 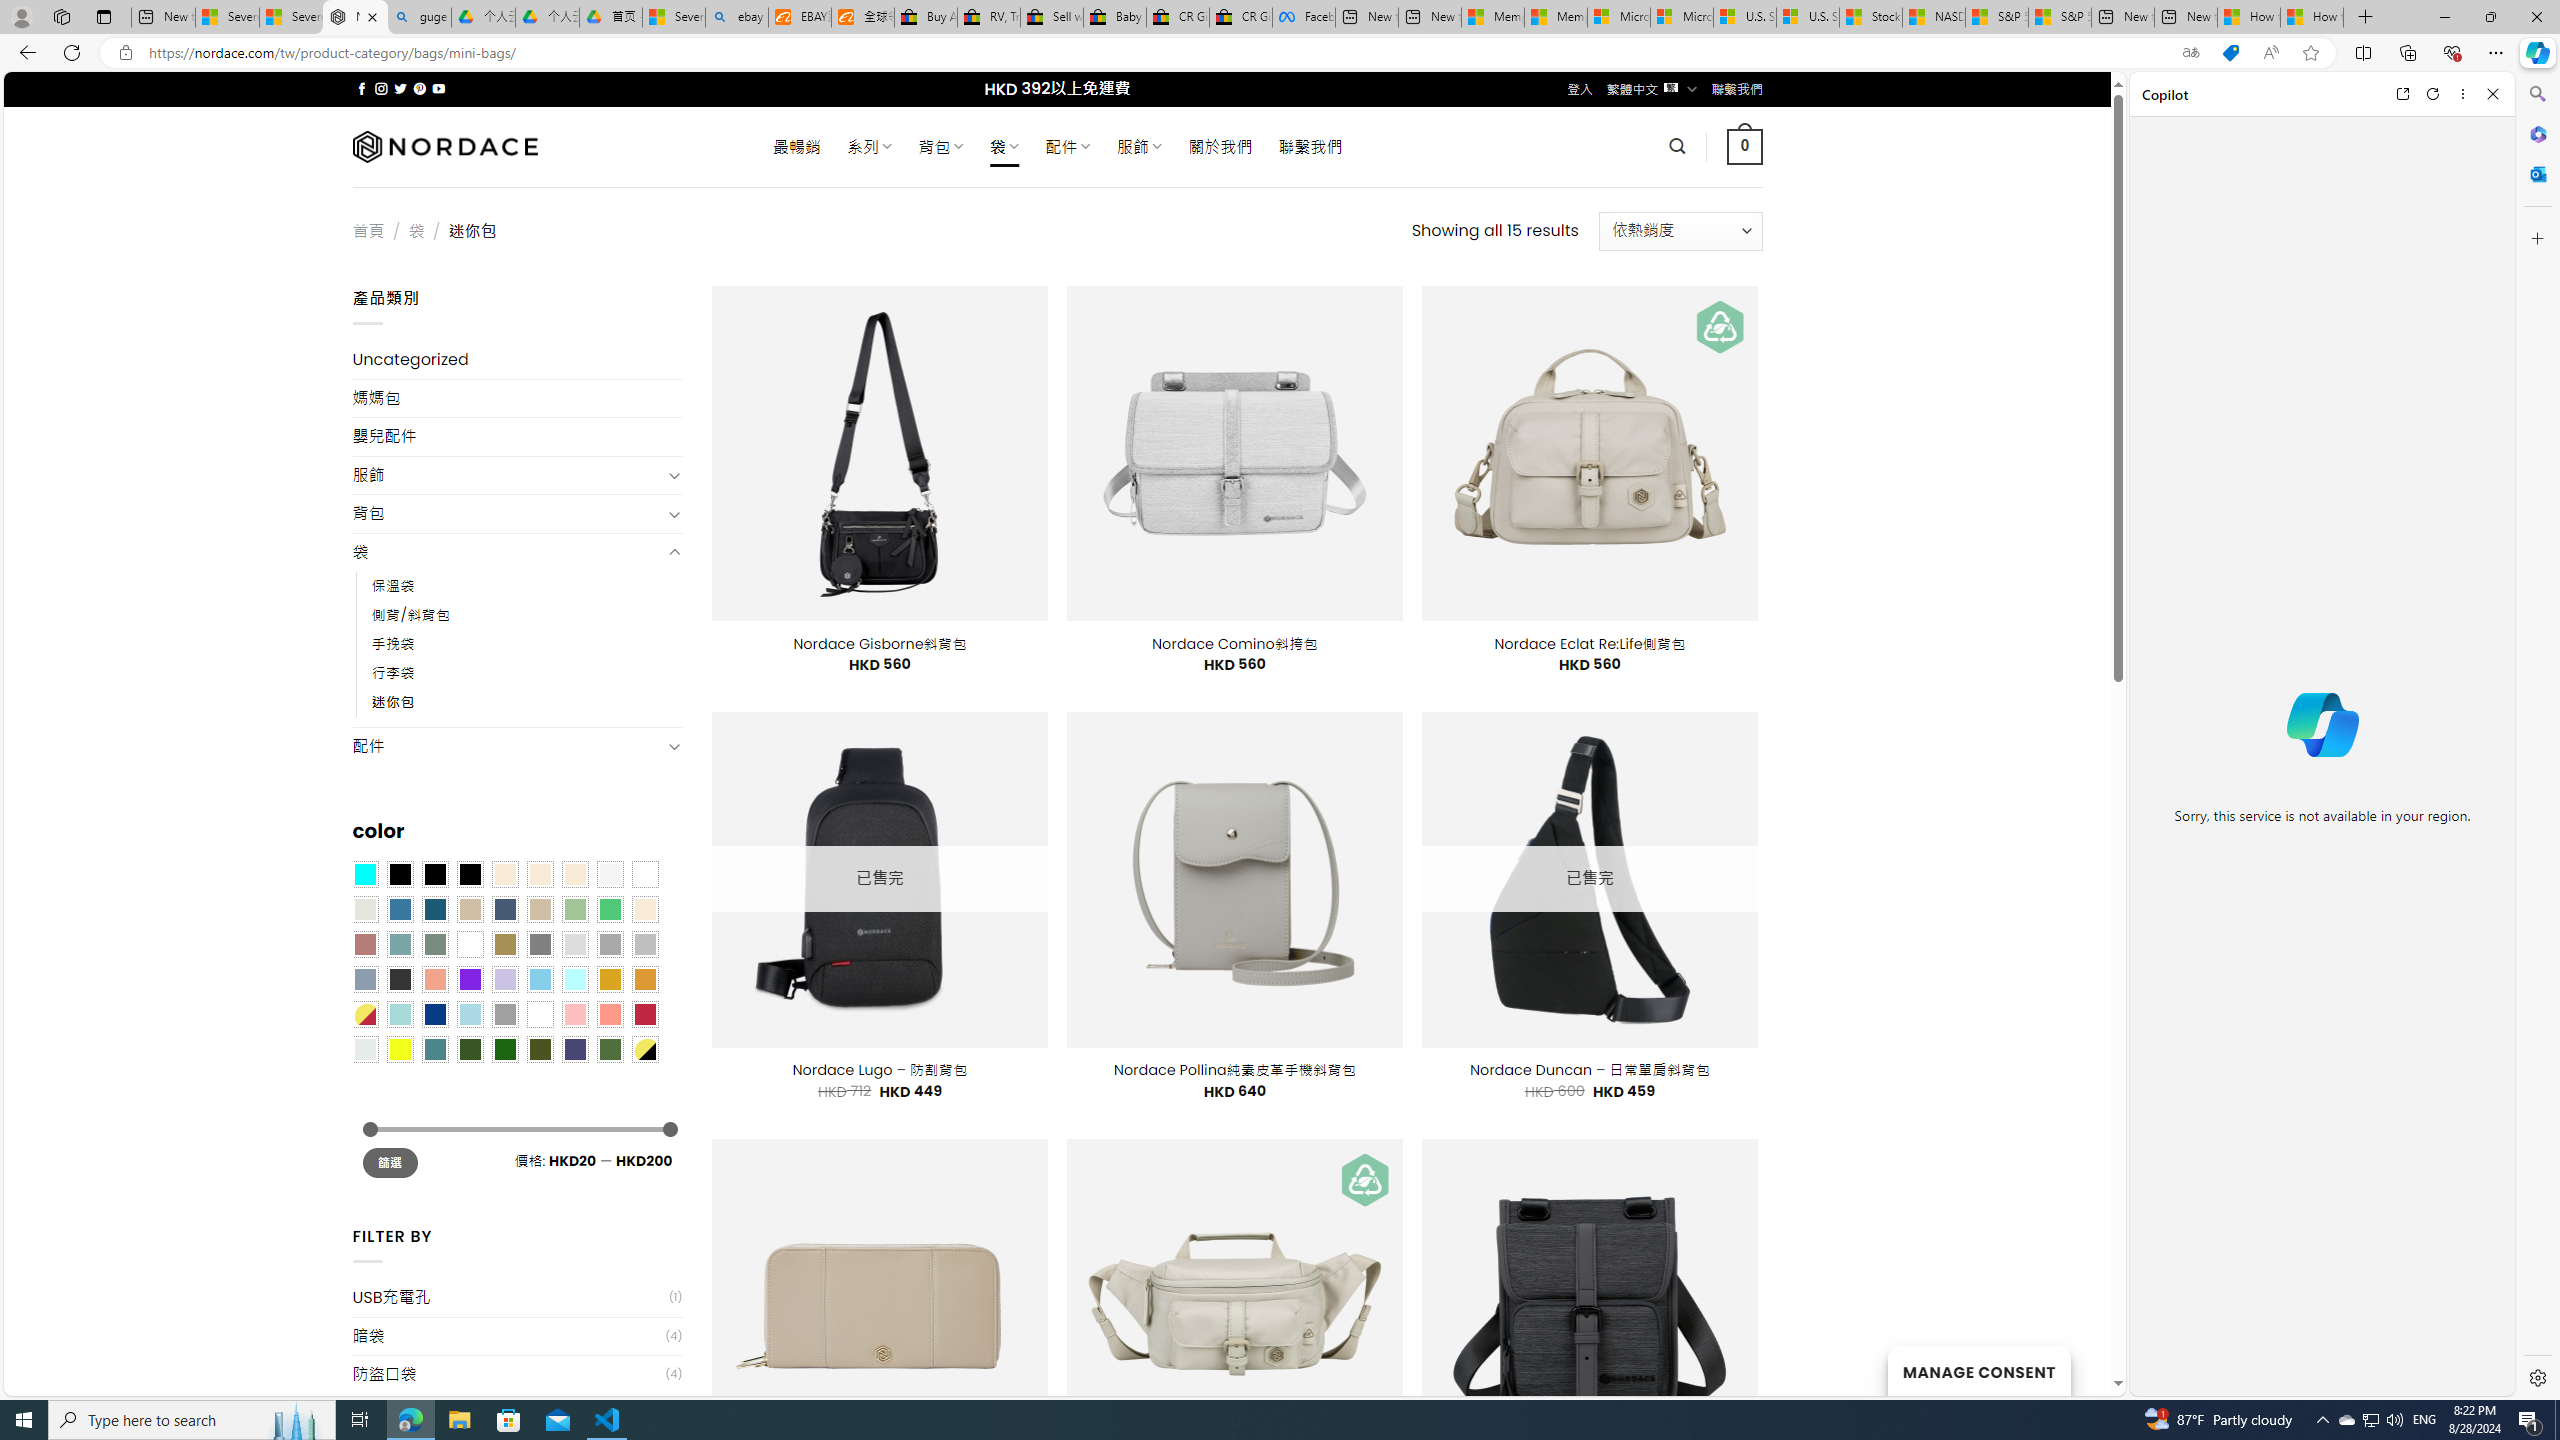 What do you see at coordinates (102, 16) in the screenshot?
I see `'Tab actions menu'` at bounding box center [102, 16].